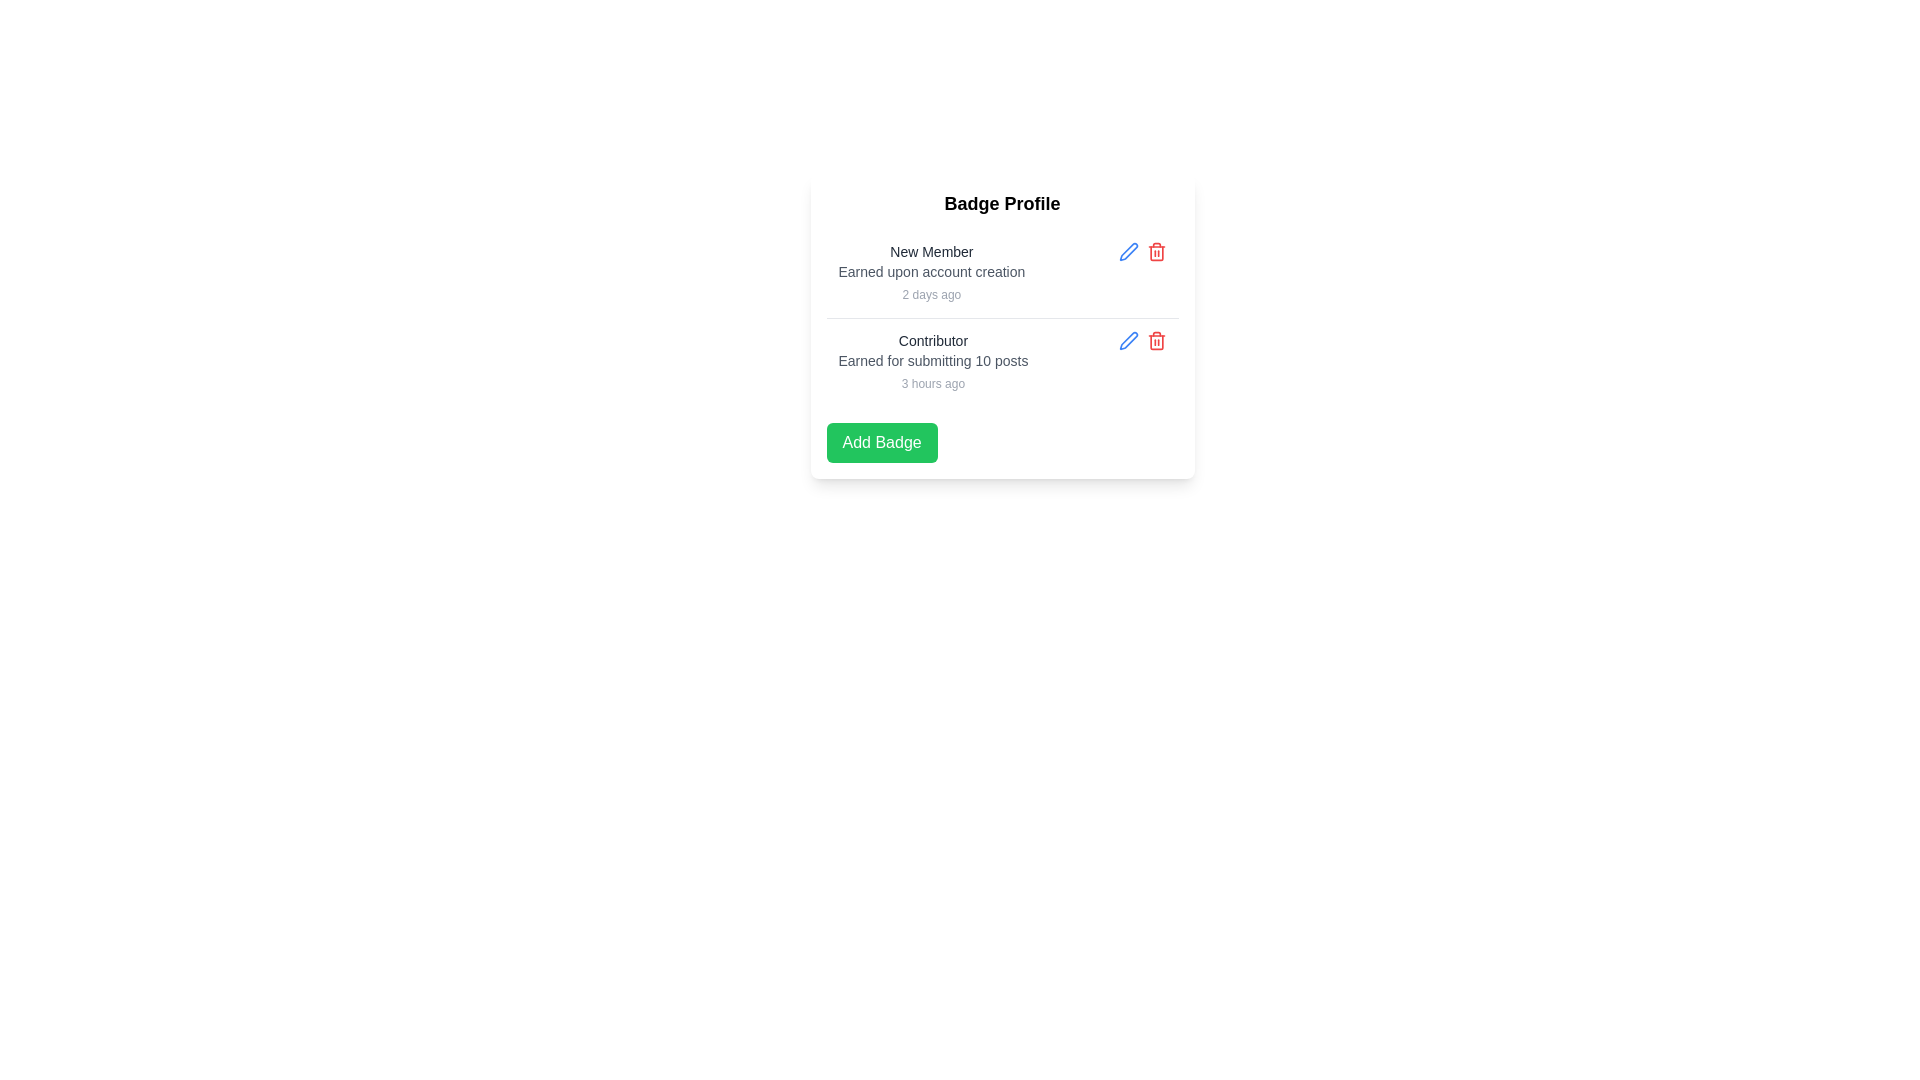  I want to click on the Text Label that describes the achievement of earning a badge for submitting 10 posts, which is located between 'Contributor' above it and '3 hours ago' below it, so click(932, 361).